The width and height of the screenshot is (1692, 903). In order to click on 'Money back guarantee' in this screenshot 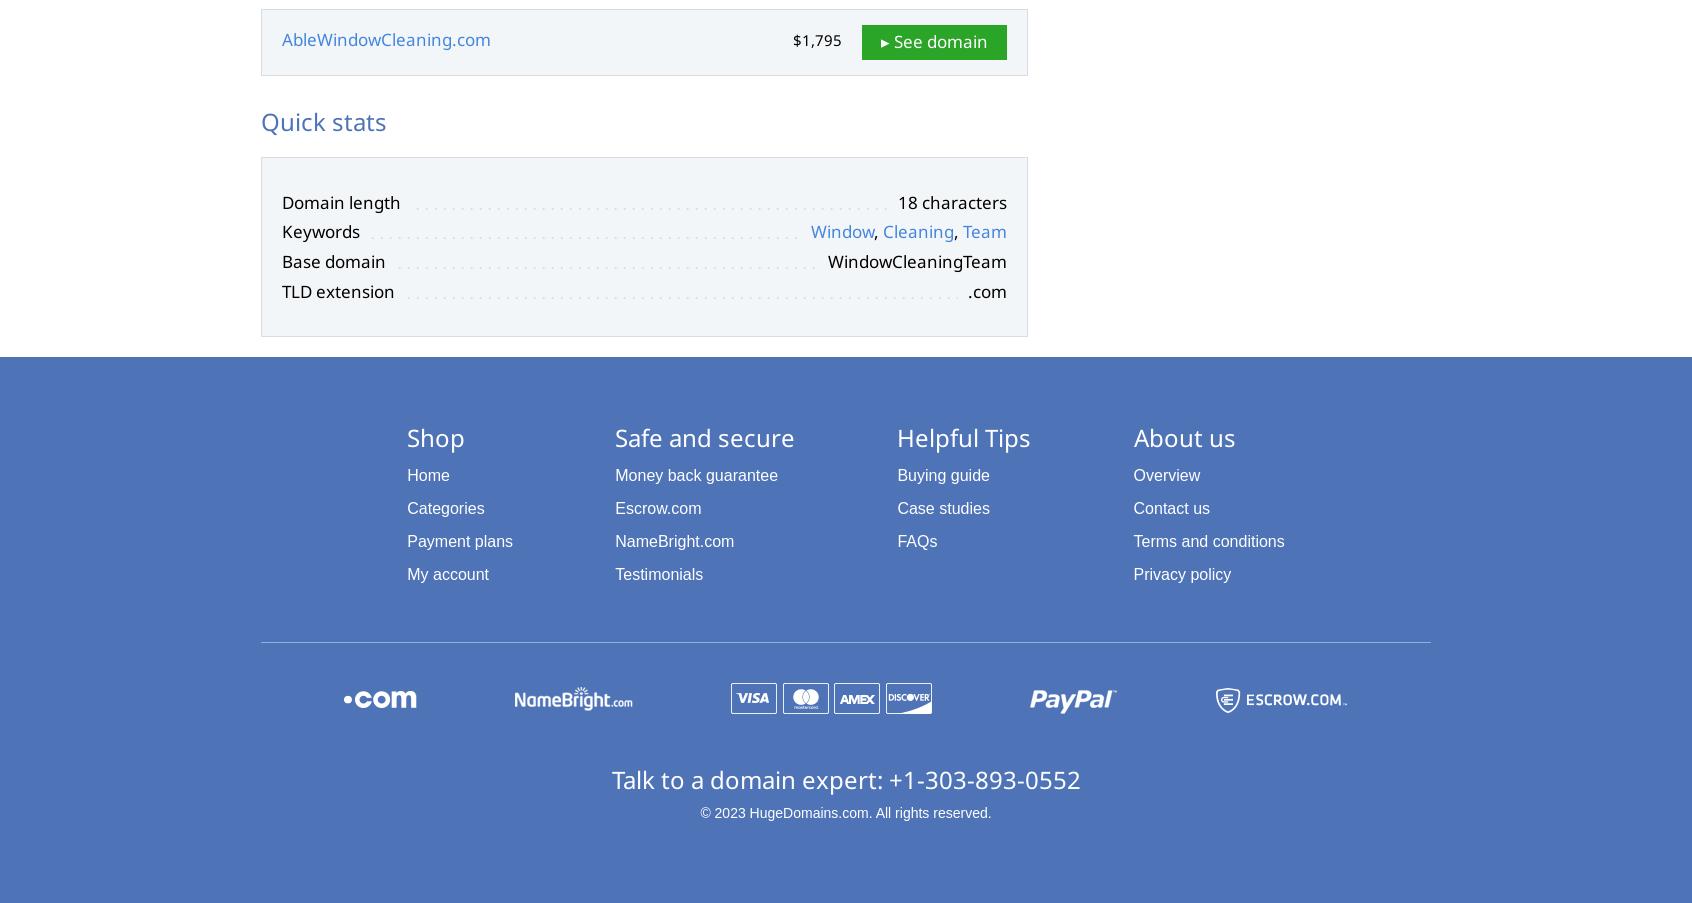, I will do `click(614, 475)`.